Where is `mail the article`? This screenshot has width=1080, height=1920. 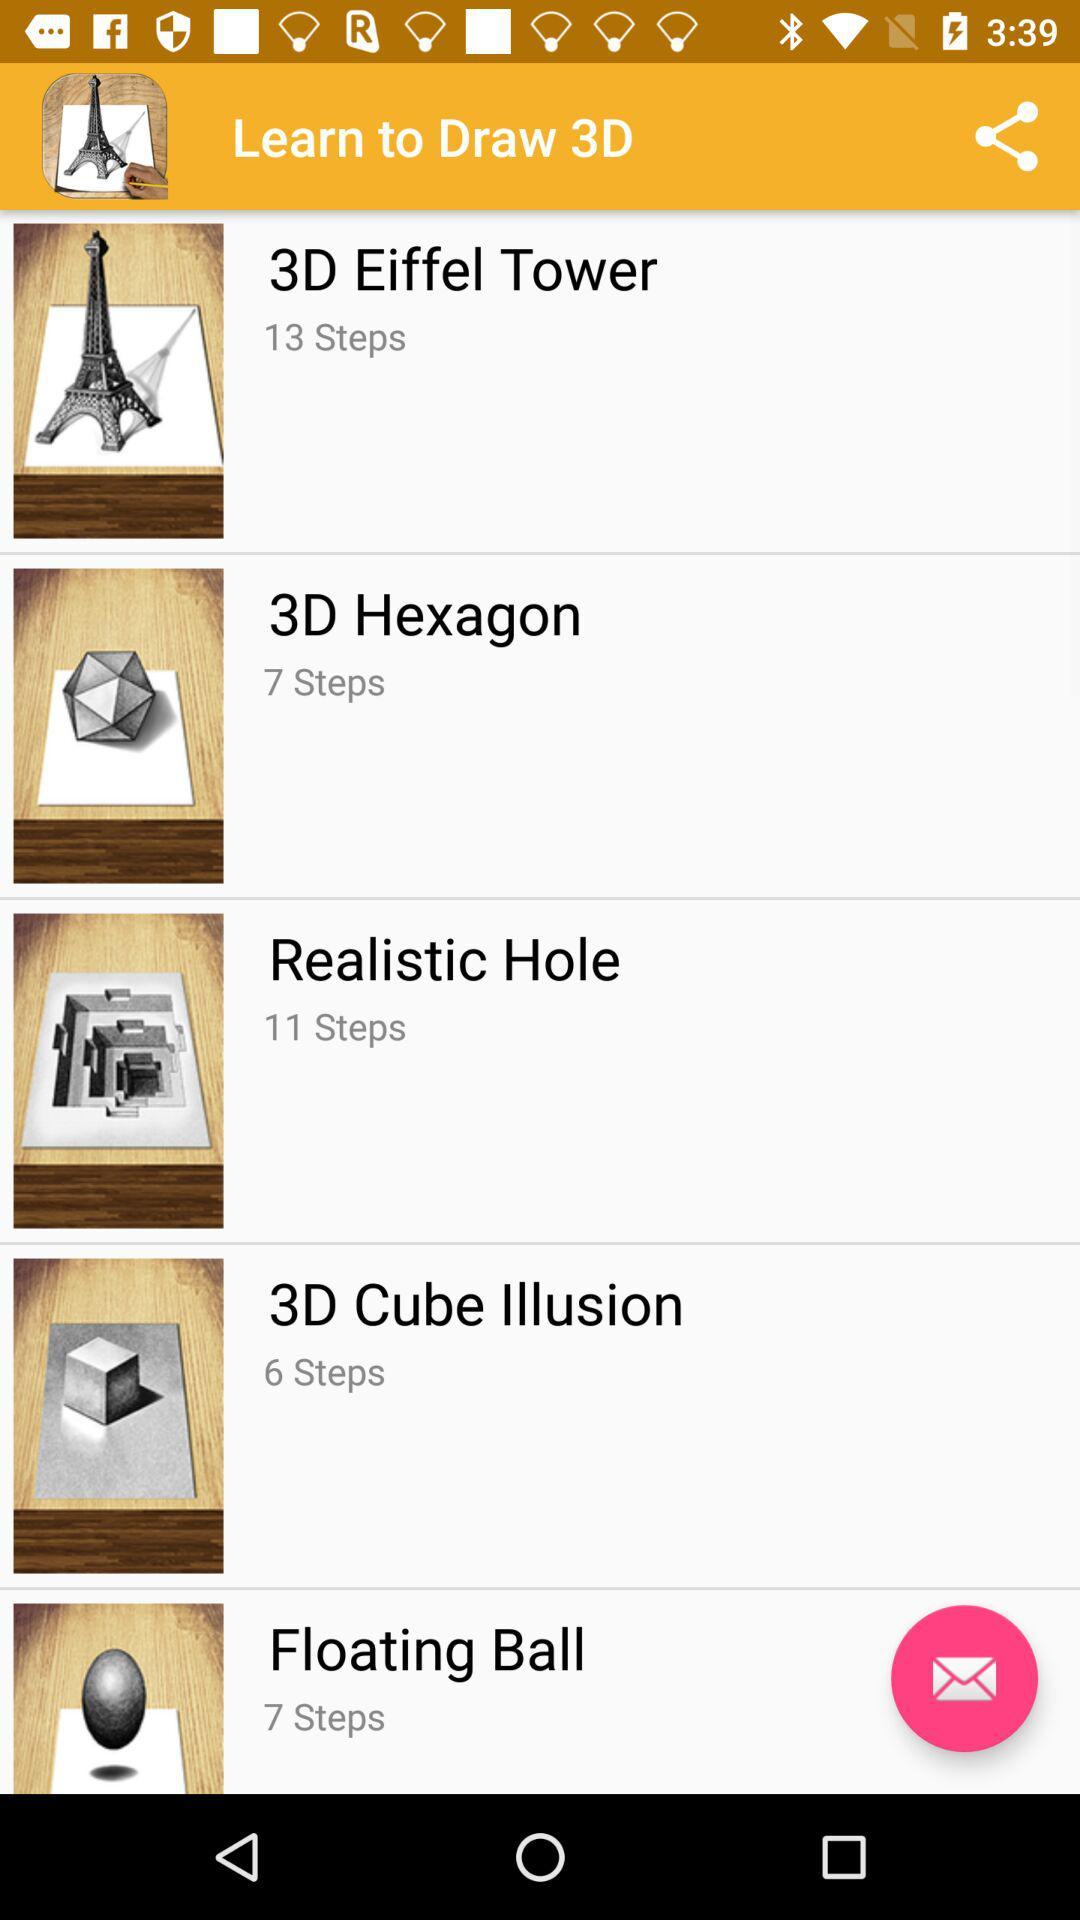 mail the article is located at coordinates (963, 1678).